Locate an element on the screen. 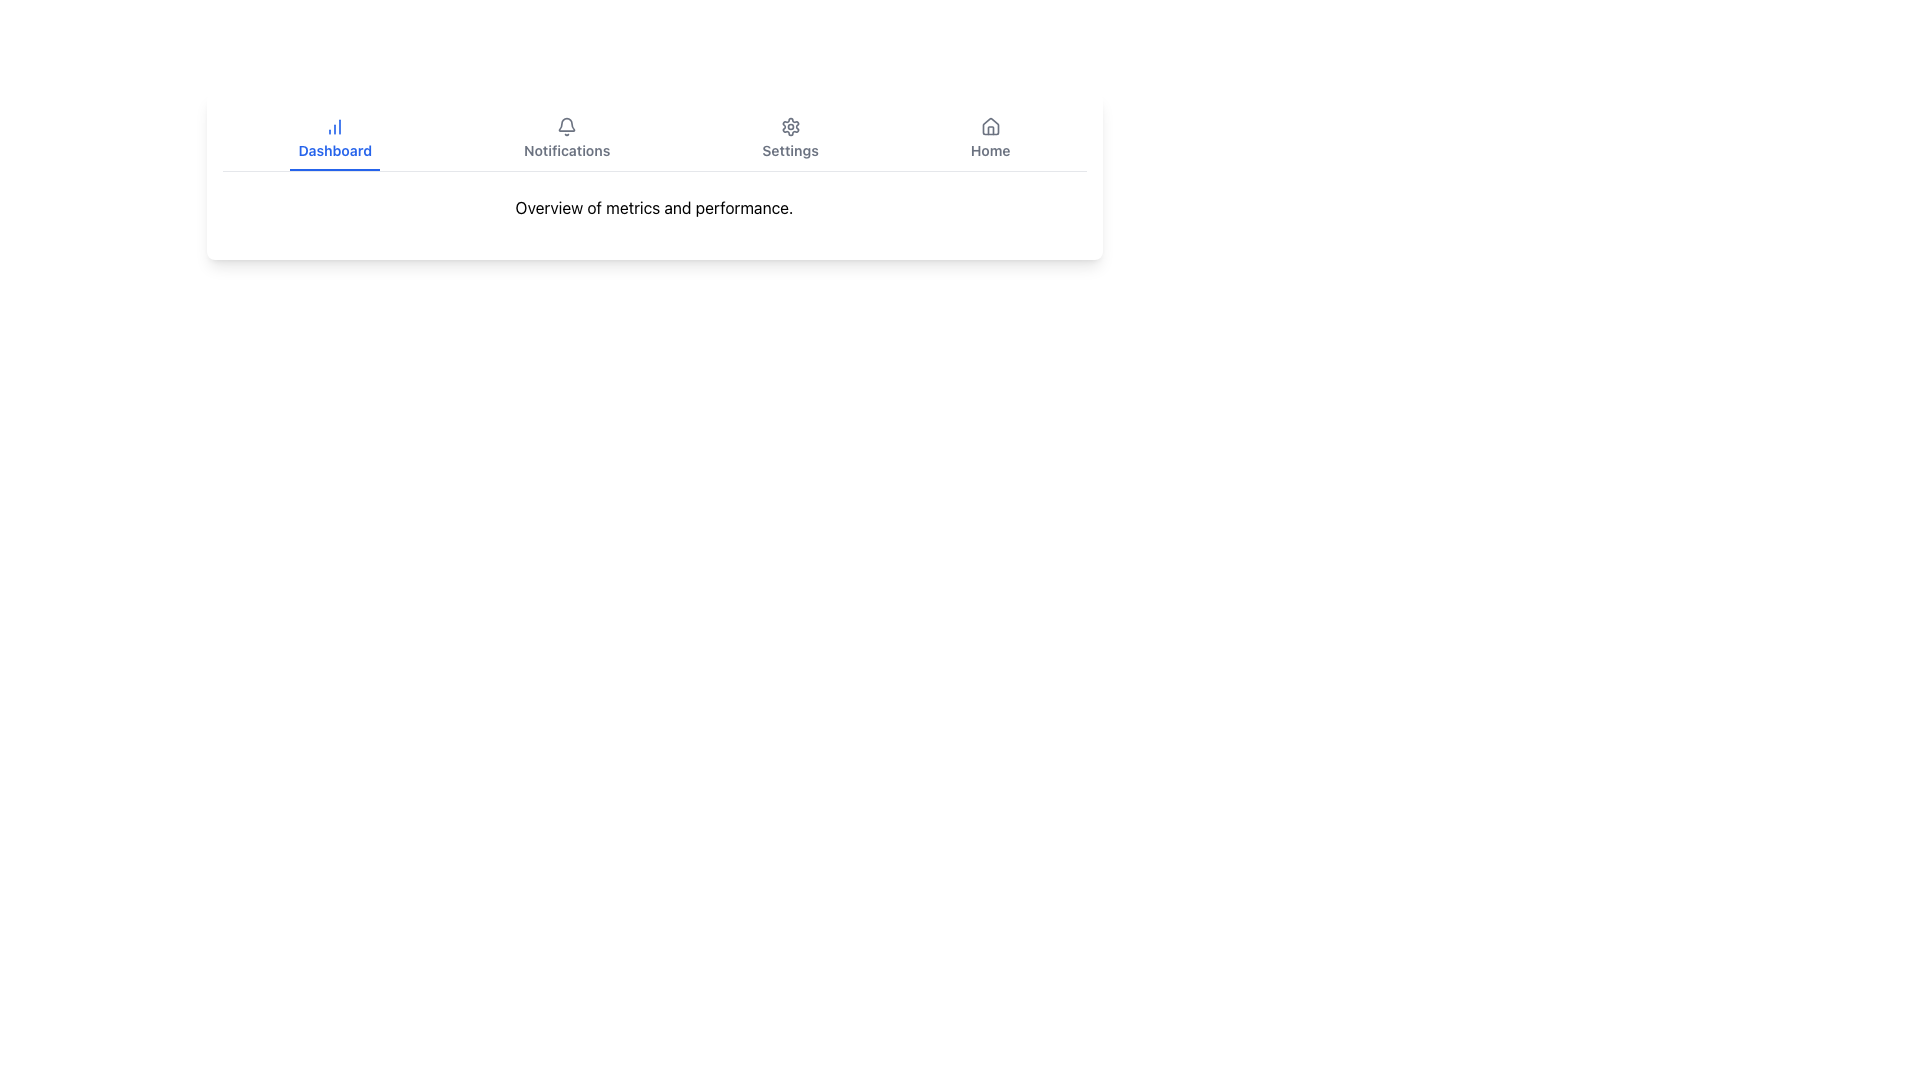 Image resolution: width=1920 pixels, height=1080 pixels. the 'Settings' text label, which is styled with a small font size and bold weight, located beneath the settings icon in the navigation bar is located at coordinates (789, 149).